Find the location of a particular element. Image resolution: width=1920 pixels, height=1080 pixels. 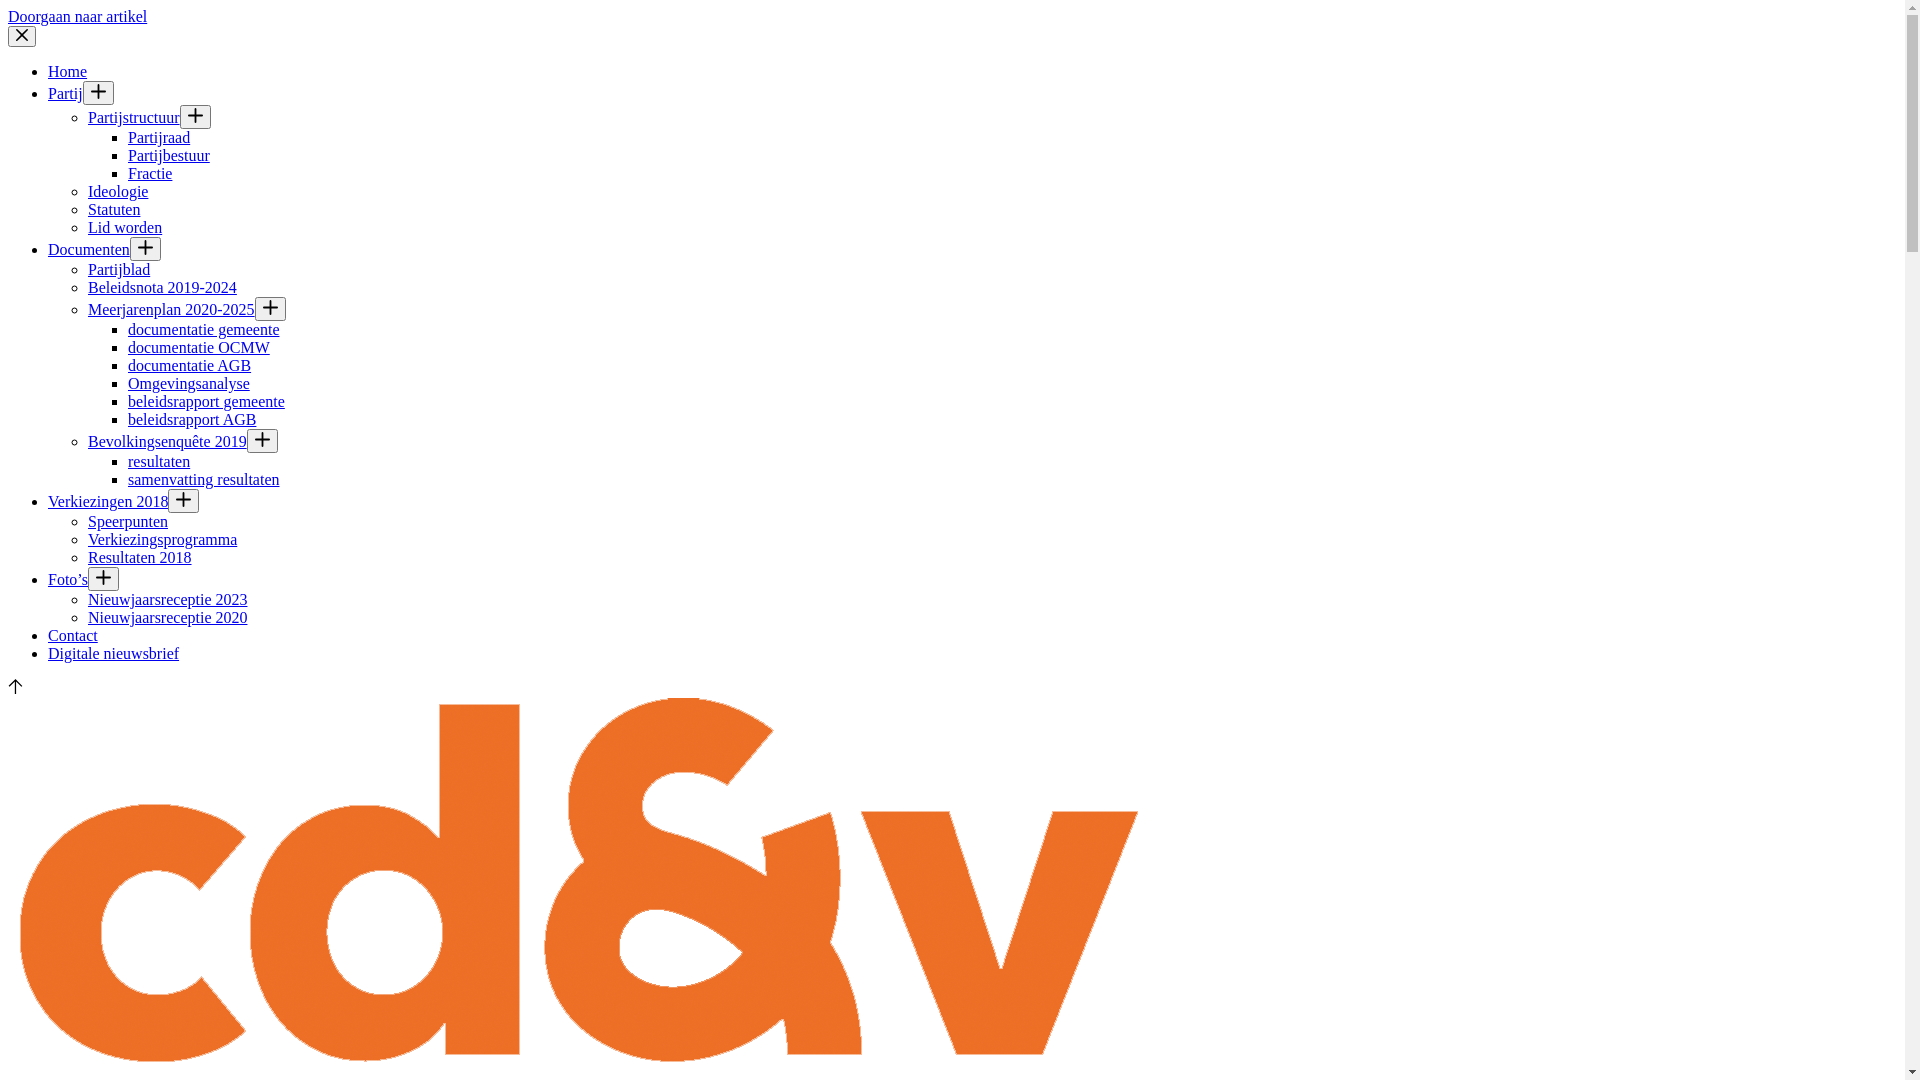

'Doorgaan naar artikel' is located at coordinates (77, 16).